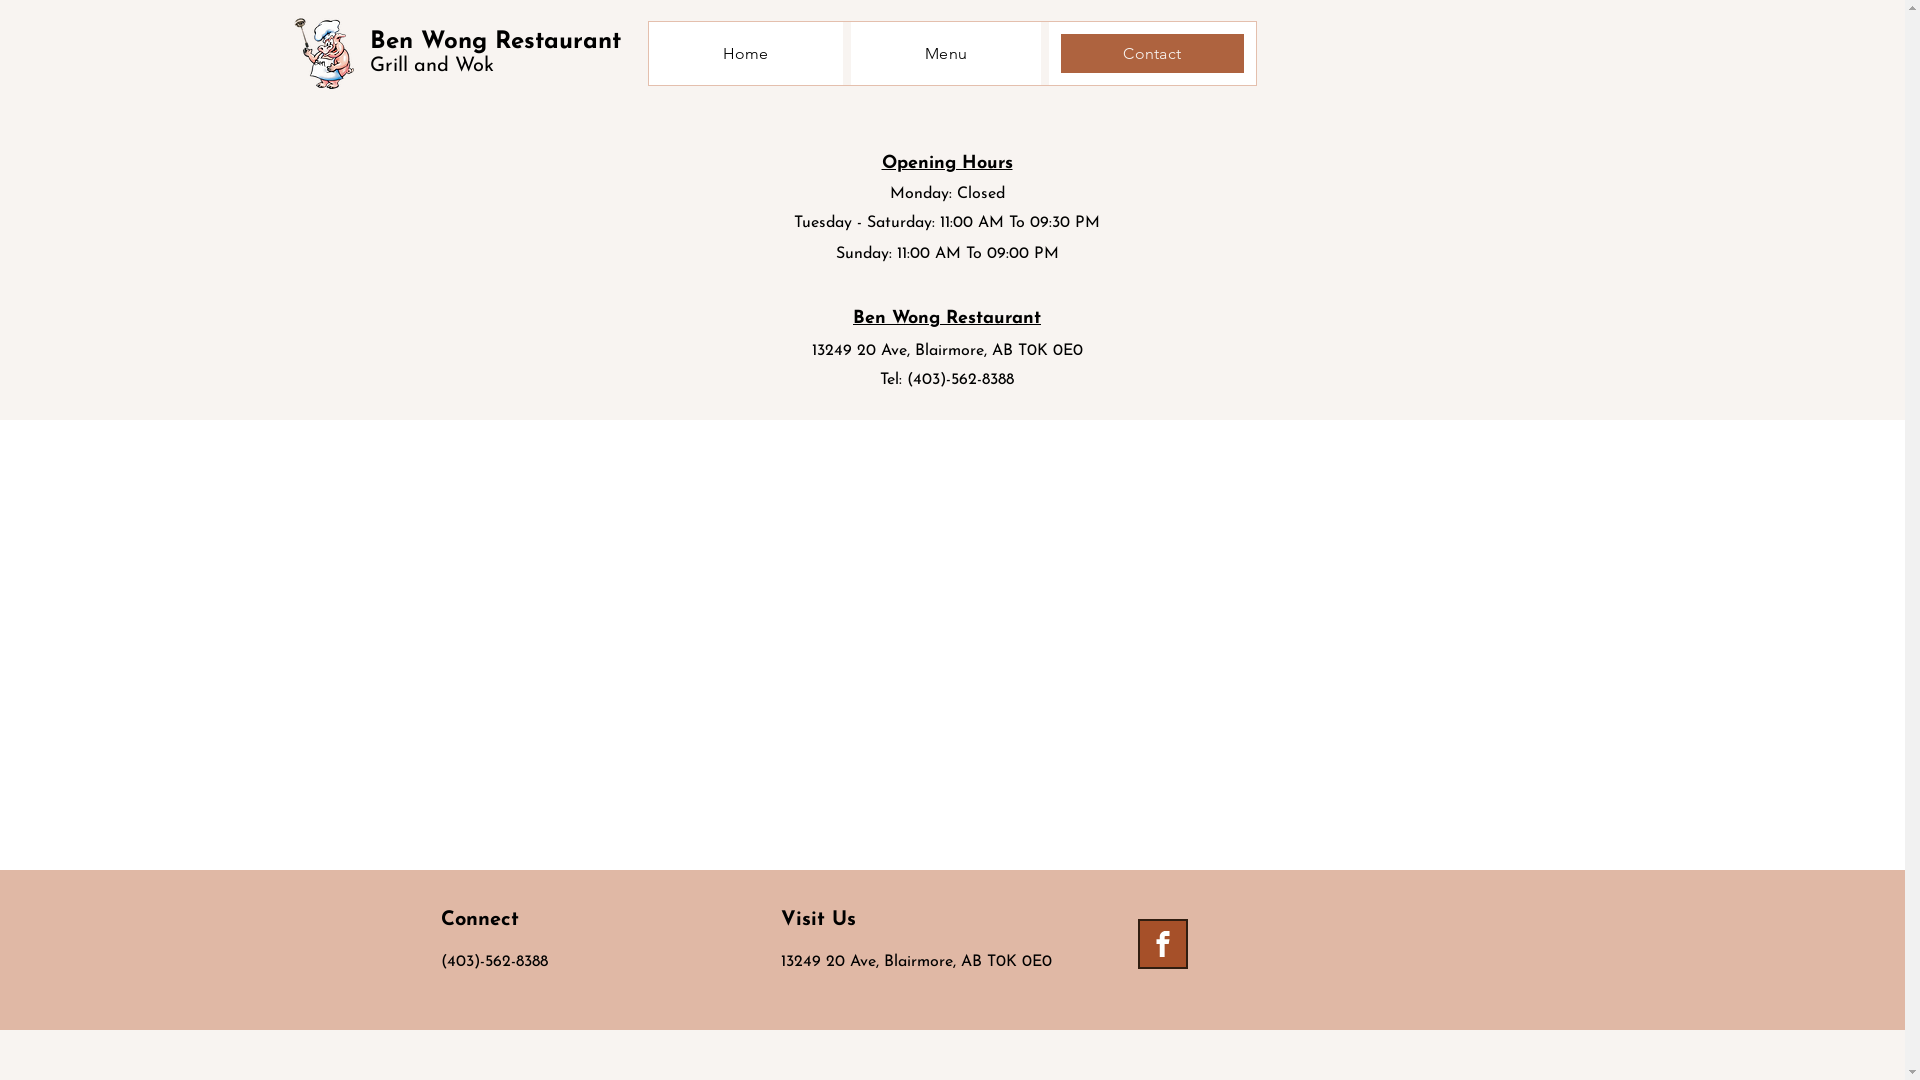 Image resolution: width=1920 pixels, height=1080 pixels. What do you see at coordinates (944, 52) in the screenshot?
I see `'Menu'` at bounding box center [944, 52].